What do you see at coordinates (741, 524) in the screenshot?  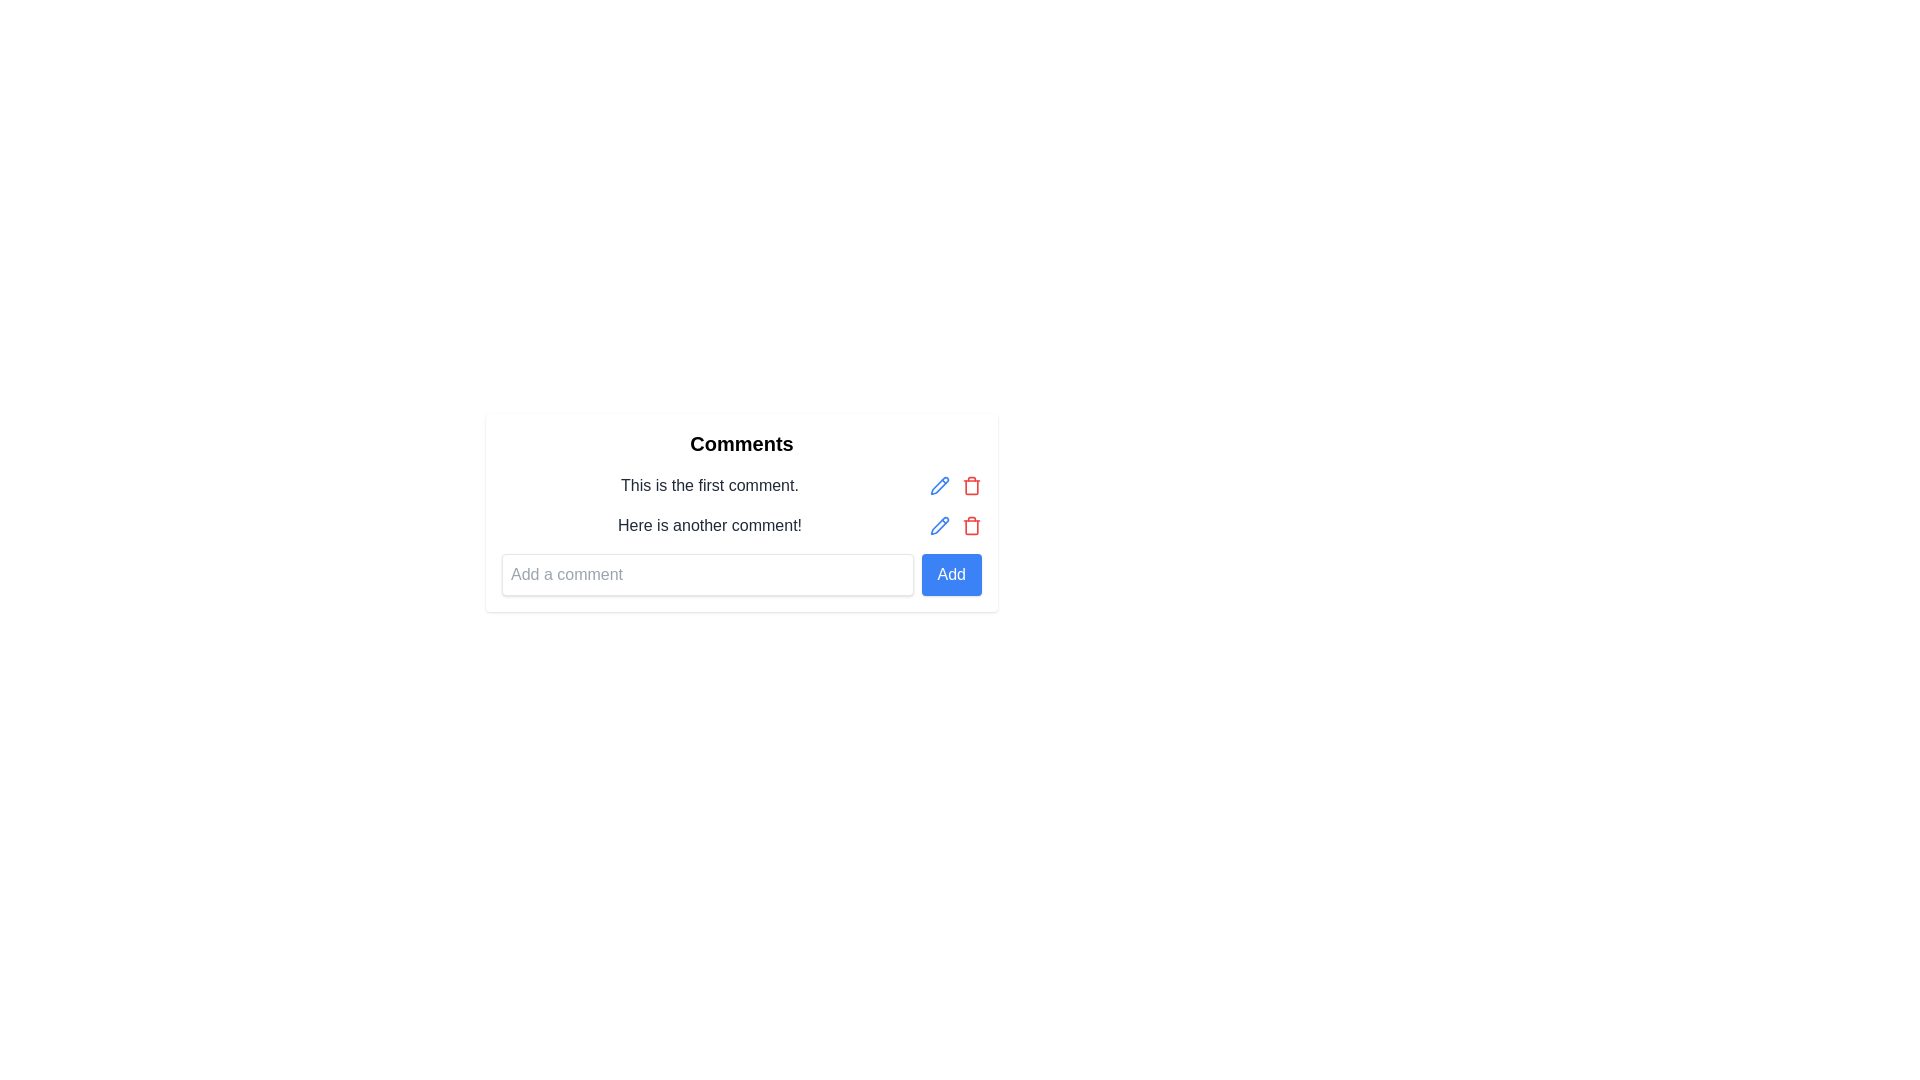 I see `the text label displaying 'Here is another comment!' which is the second entry in a list of comments` at bounding box center [741, 524].